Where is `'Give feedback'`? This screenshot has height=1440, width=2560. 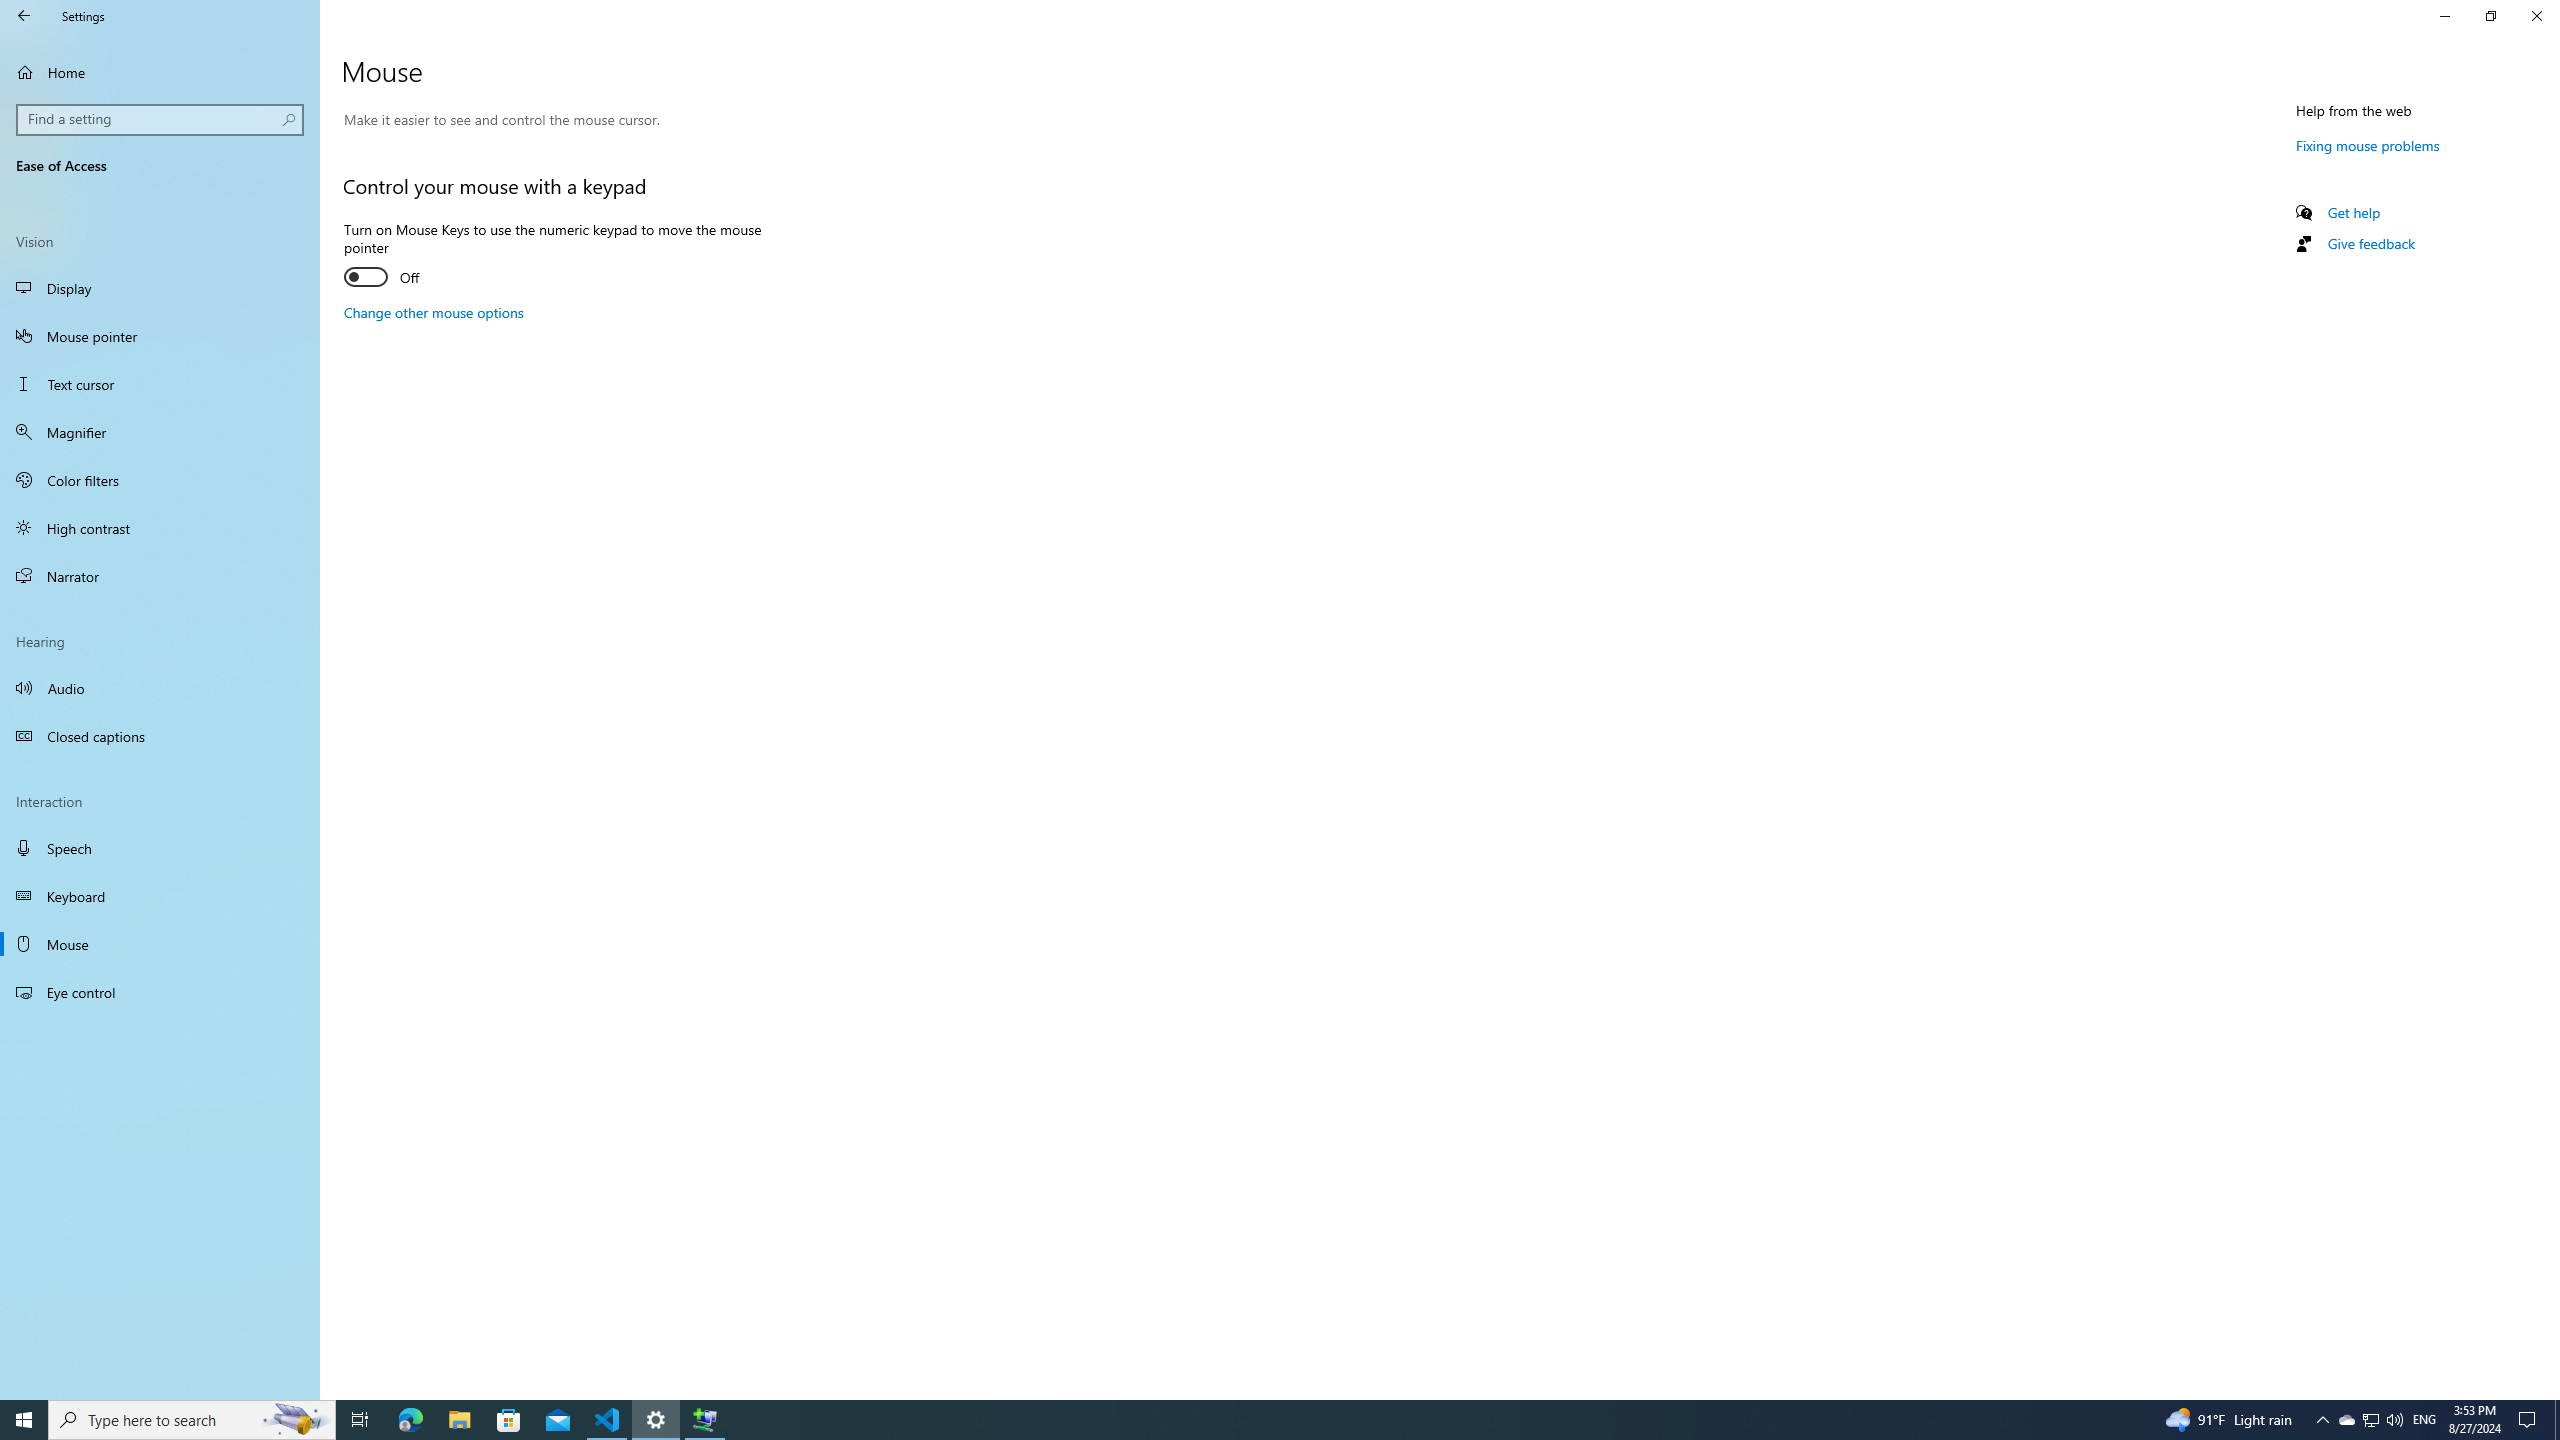
'Give feedback' is located at coordinates (2369, 242).